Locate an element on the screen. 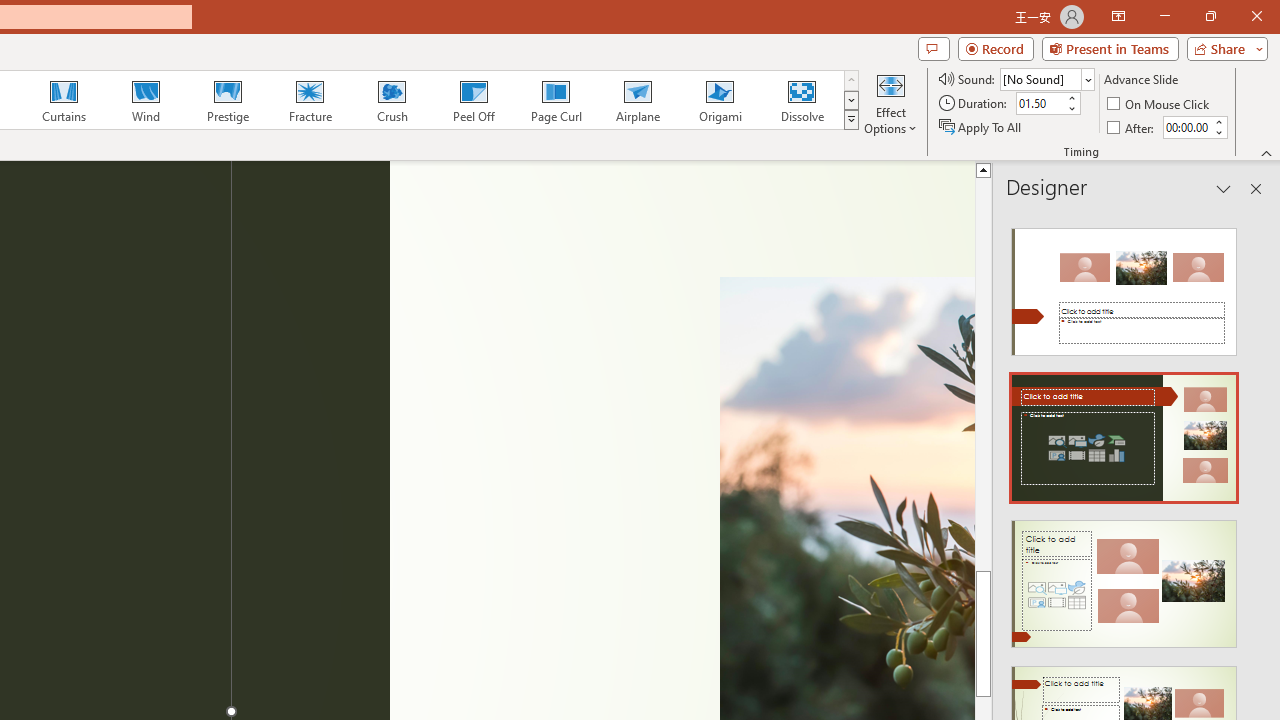  'Wind' is located at coordinates (144, 100).